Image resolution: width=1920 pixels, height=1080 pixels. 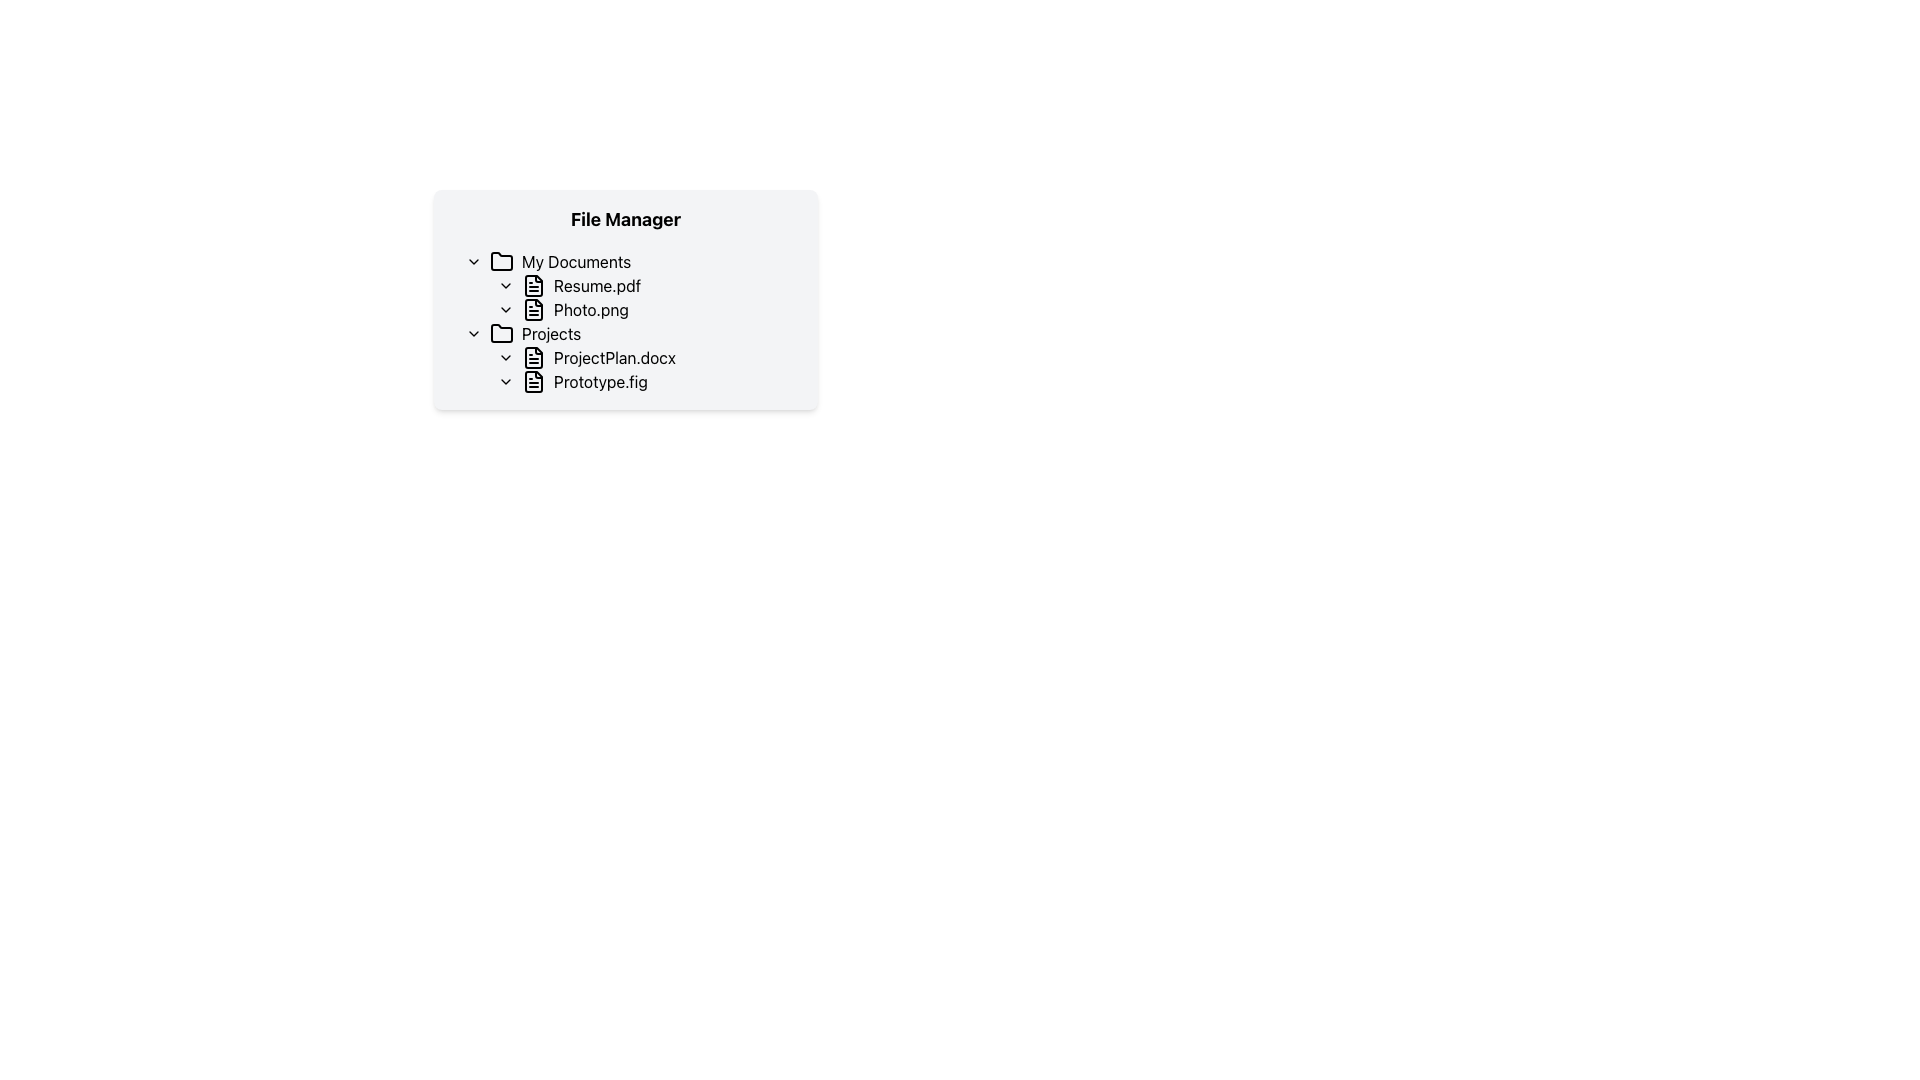 I want to click on the Header or Title Text labeled 'File Manager', which is a bolded, large-sized text at the top of a light gray, rounded rectangle box, so click(x=624, y=219).